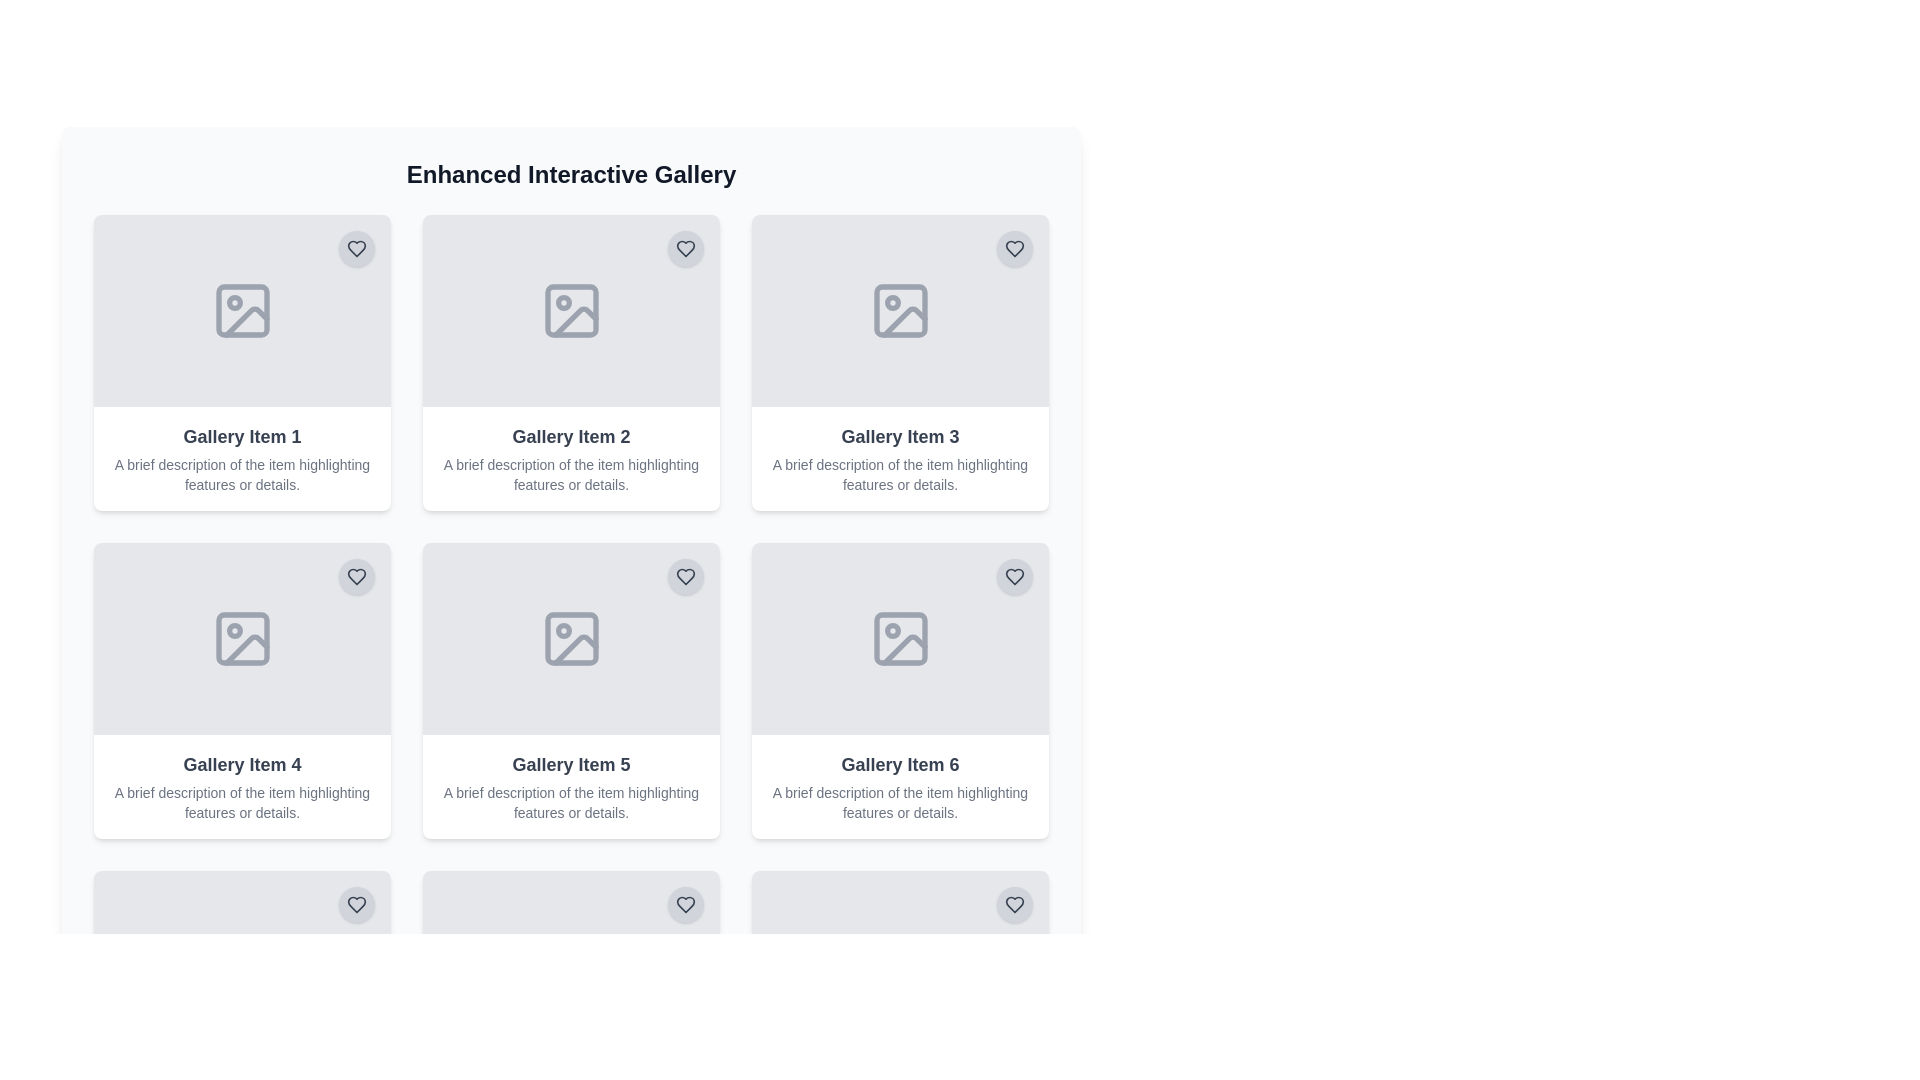 The image size is (1920, 1080). Describe the element at coordinates (241, 639) in the screenshot. I see `the decorative graphical element within the SVG icon of 'Gallery Item 4', located in the second row and first column of the grid layout` at that location.